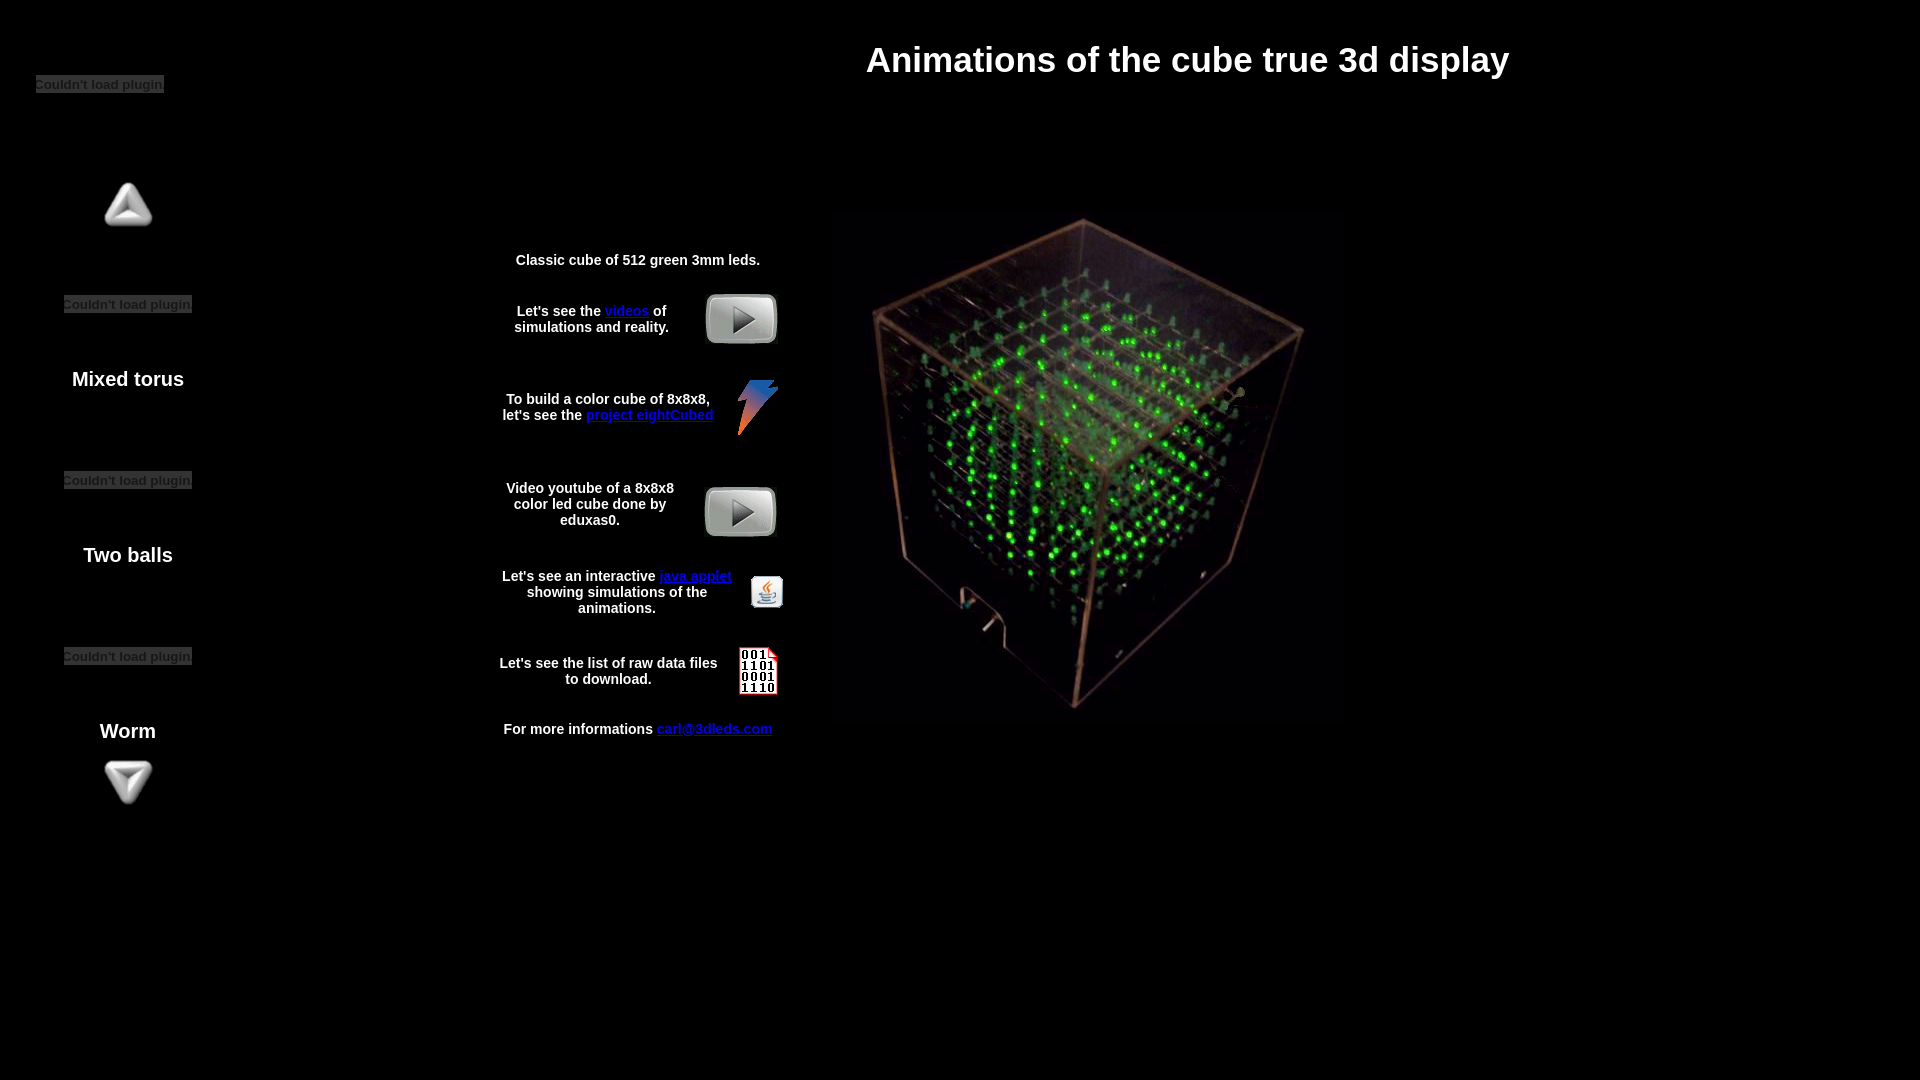 This screenshot has width=1920, height=1080. Describe the element at coordinates (749, 600) in the screenshot. I see `'Interactive java applet 3d viewer of simulations'` at that location.